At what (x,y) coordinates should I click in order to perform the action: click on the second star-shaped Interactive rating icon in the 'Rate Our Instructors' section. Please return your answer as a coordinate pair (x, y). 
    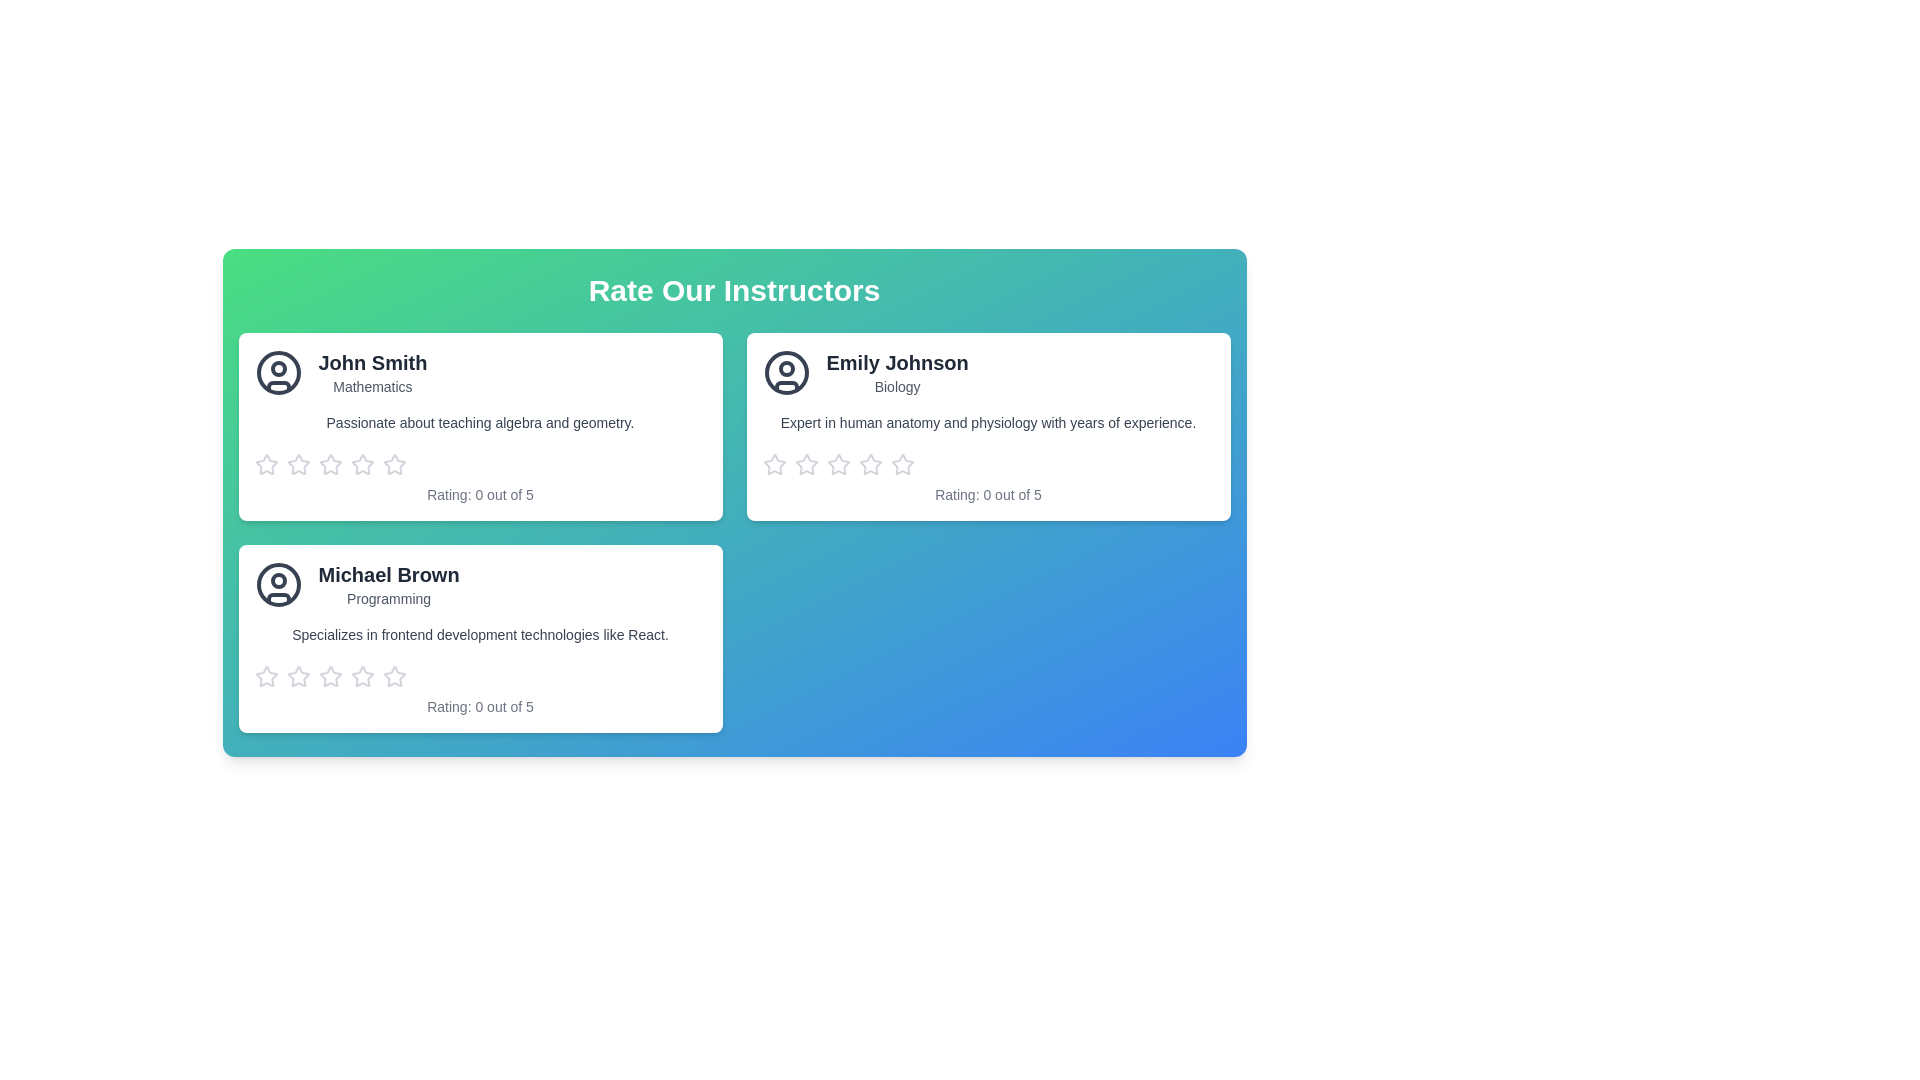
    Looking at the image, I should click on (330, 675).